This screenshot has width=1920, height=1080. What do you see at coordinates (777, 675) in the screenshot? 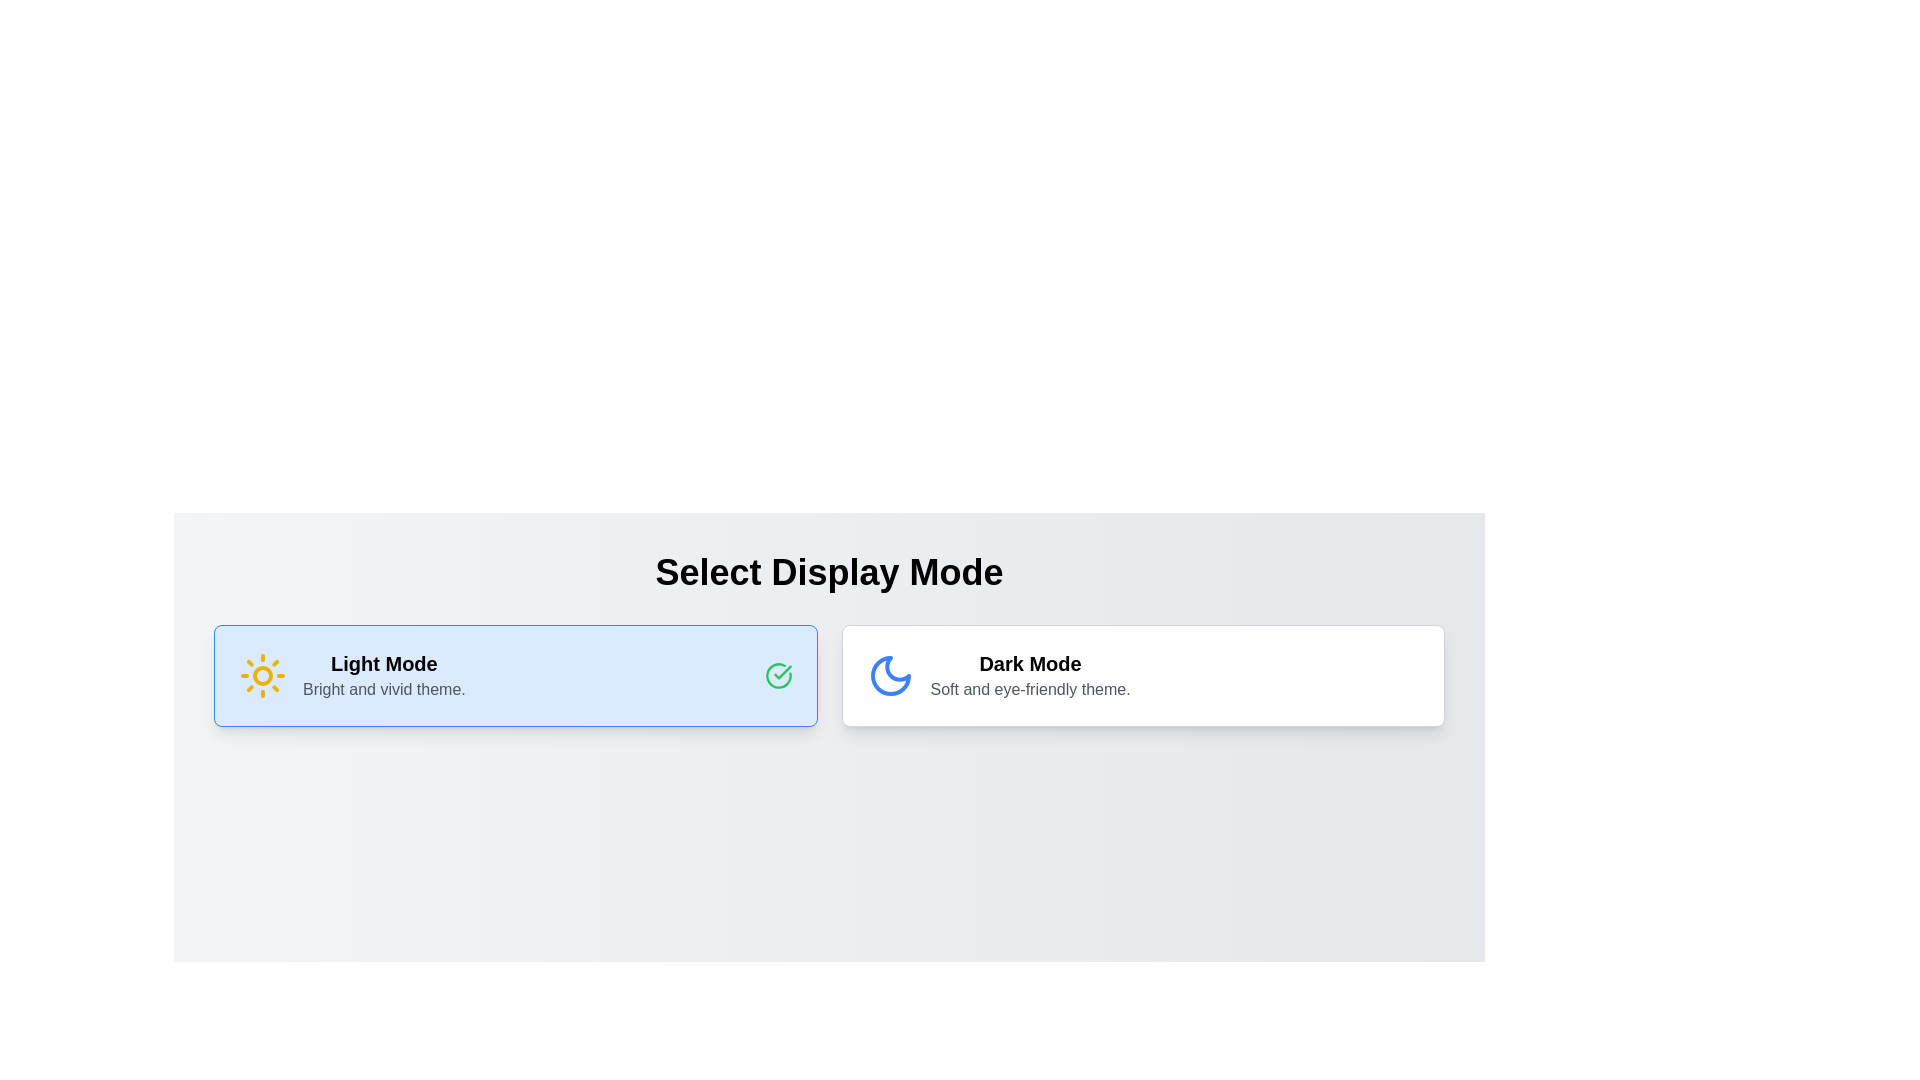
I see `the green circular checkmark icon located in the top-right section of the Light Mode card, which has a distinct outline and a visible check inside it` at bounding box center [777, 675].